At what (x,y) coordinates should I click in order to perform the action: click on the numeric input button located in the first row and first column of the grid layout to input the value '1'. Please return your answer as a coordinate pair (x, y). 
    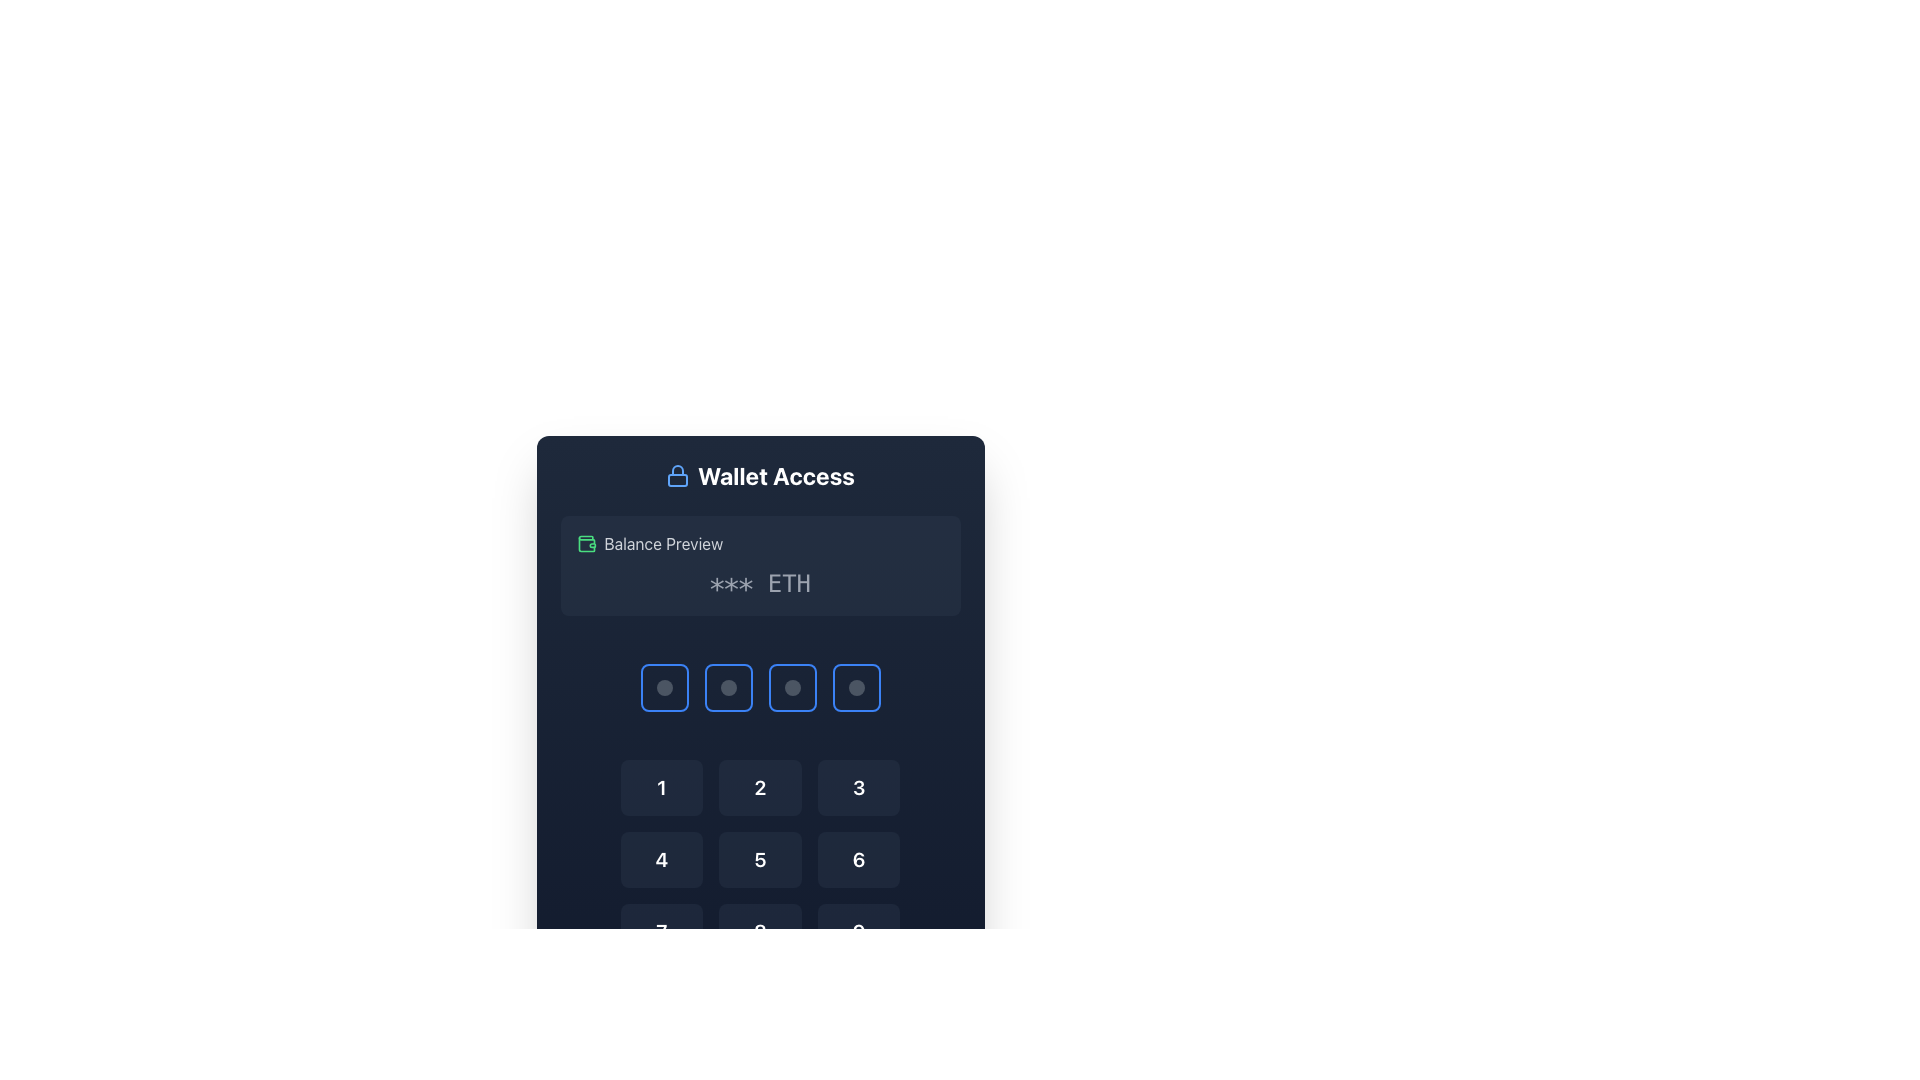
    Looking at the image, I should click on (661, 786).